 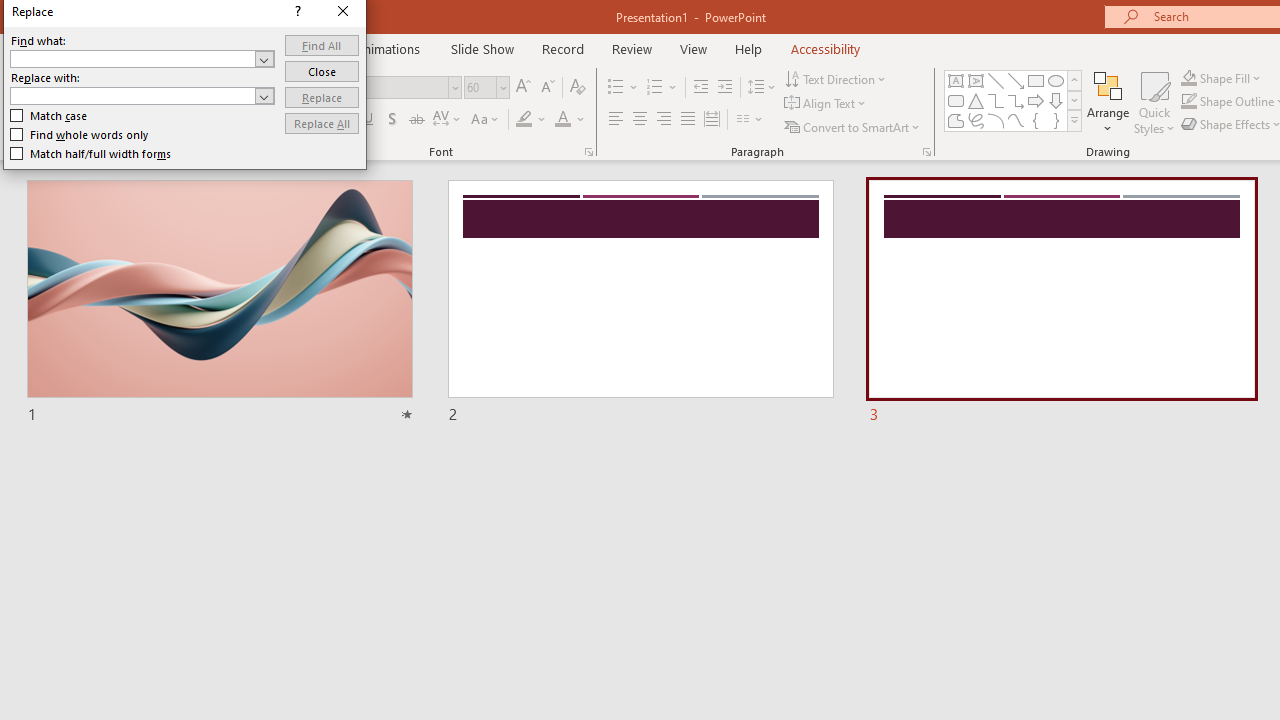 What do you see at coordinates (663, 119) in the screenshot?
I see `'Align Right'` at bounding box center [663, 119].